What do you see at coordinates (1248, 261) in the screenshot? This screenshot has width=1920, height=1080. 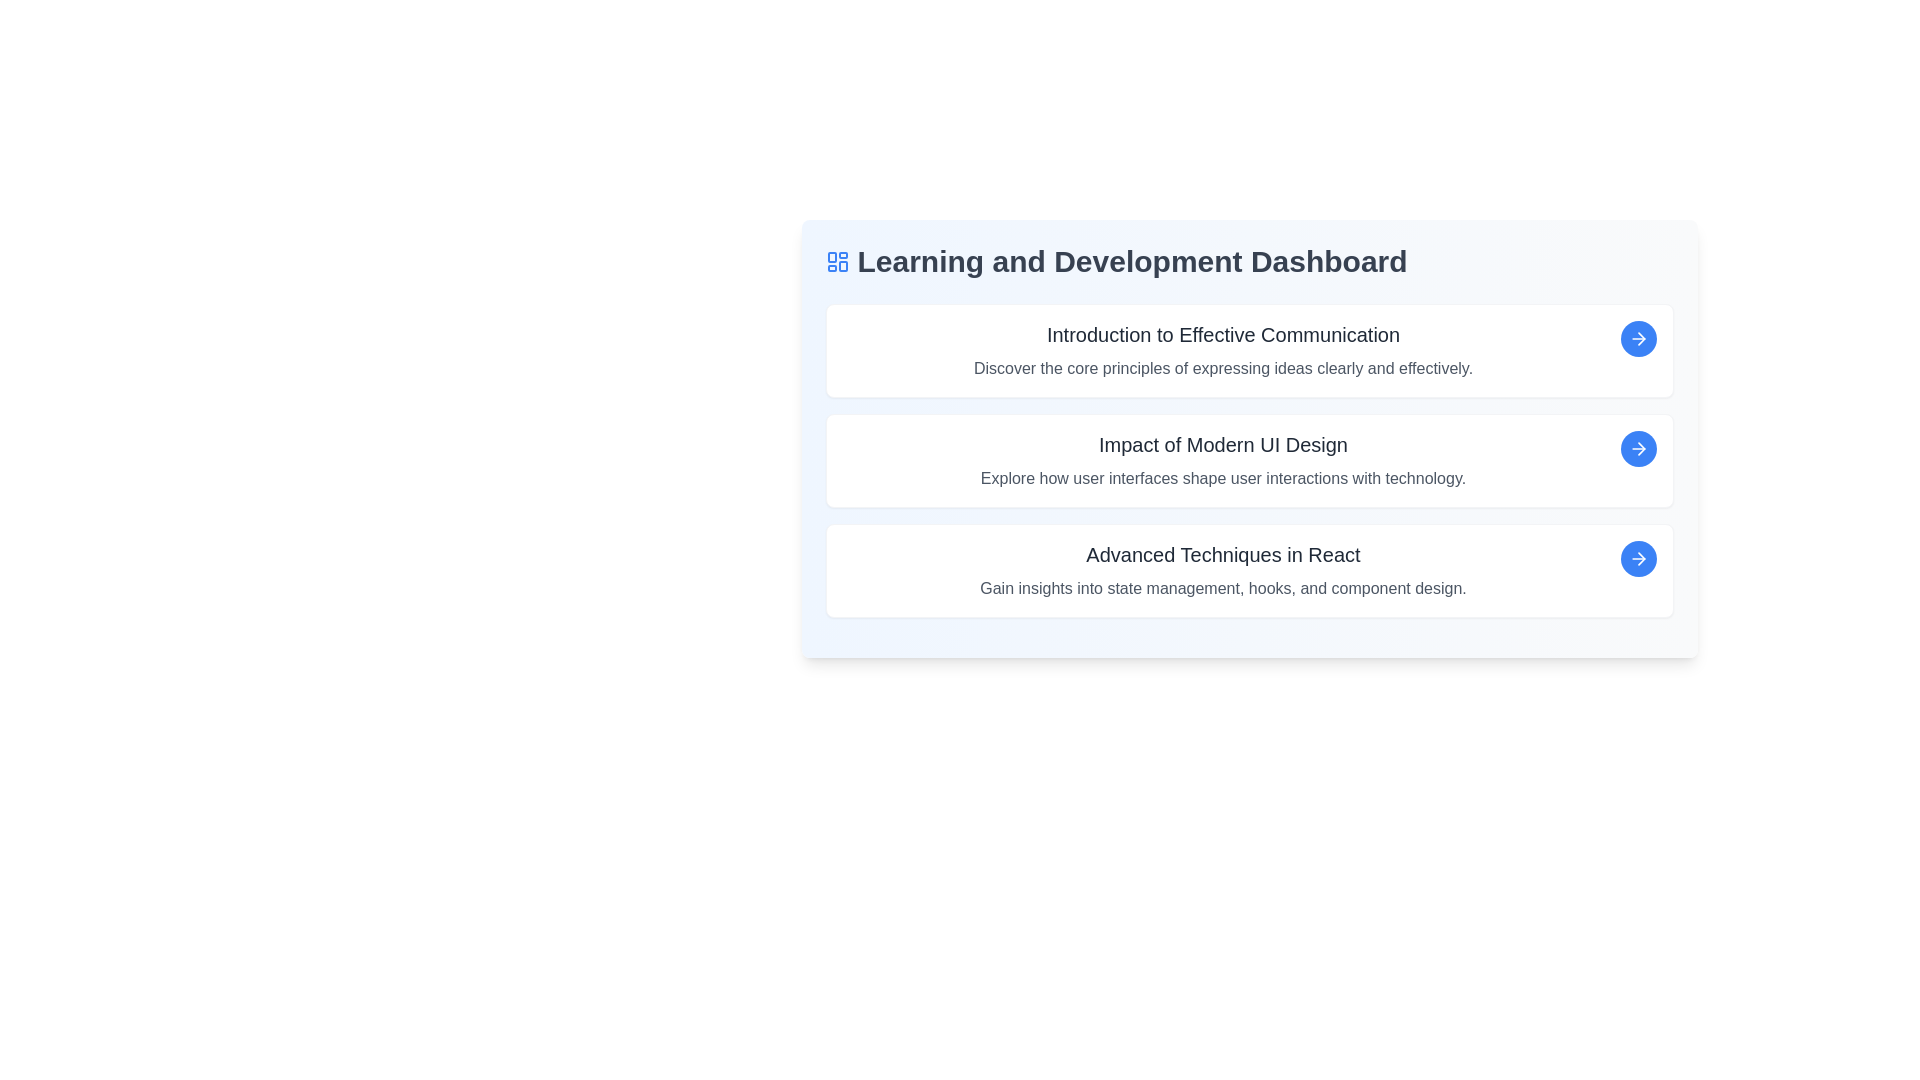 I see `title label 'Learning and Development Dashboard' to understand the dashboard's context` at bounding box center [1248, 261].